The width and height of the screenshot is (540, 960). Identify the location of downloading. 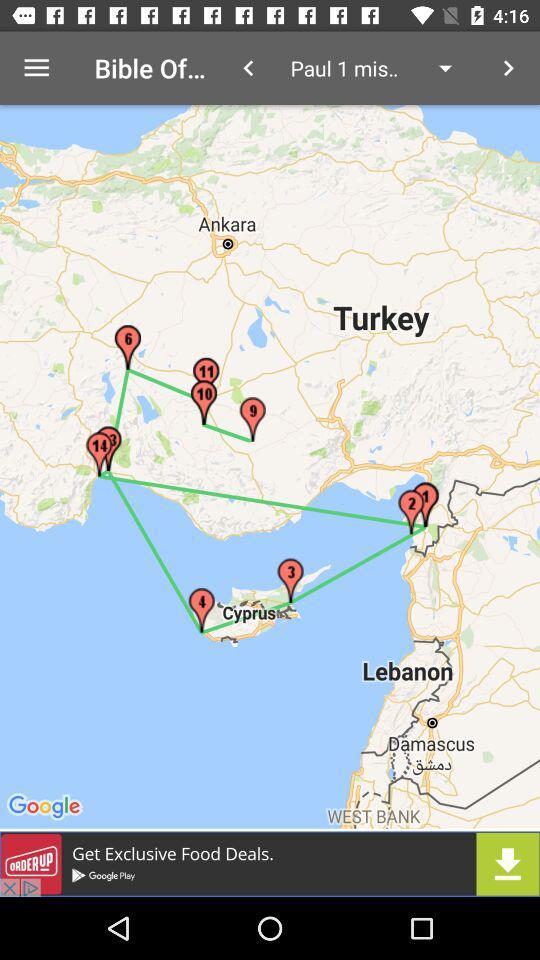
(270, 863).